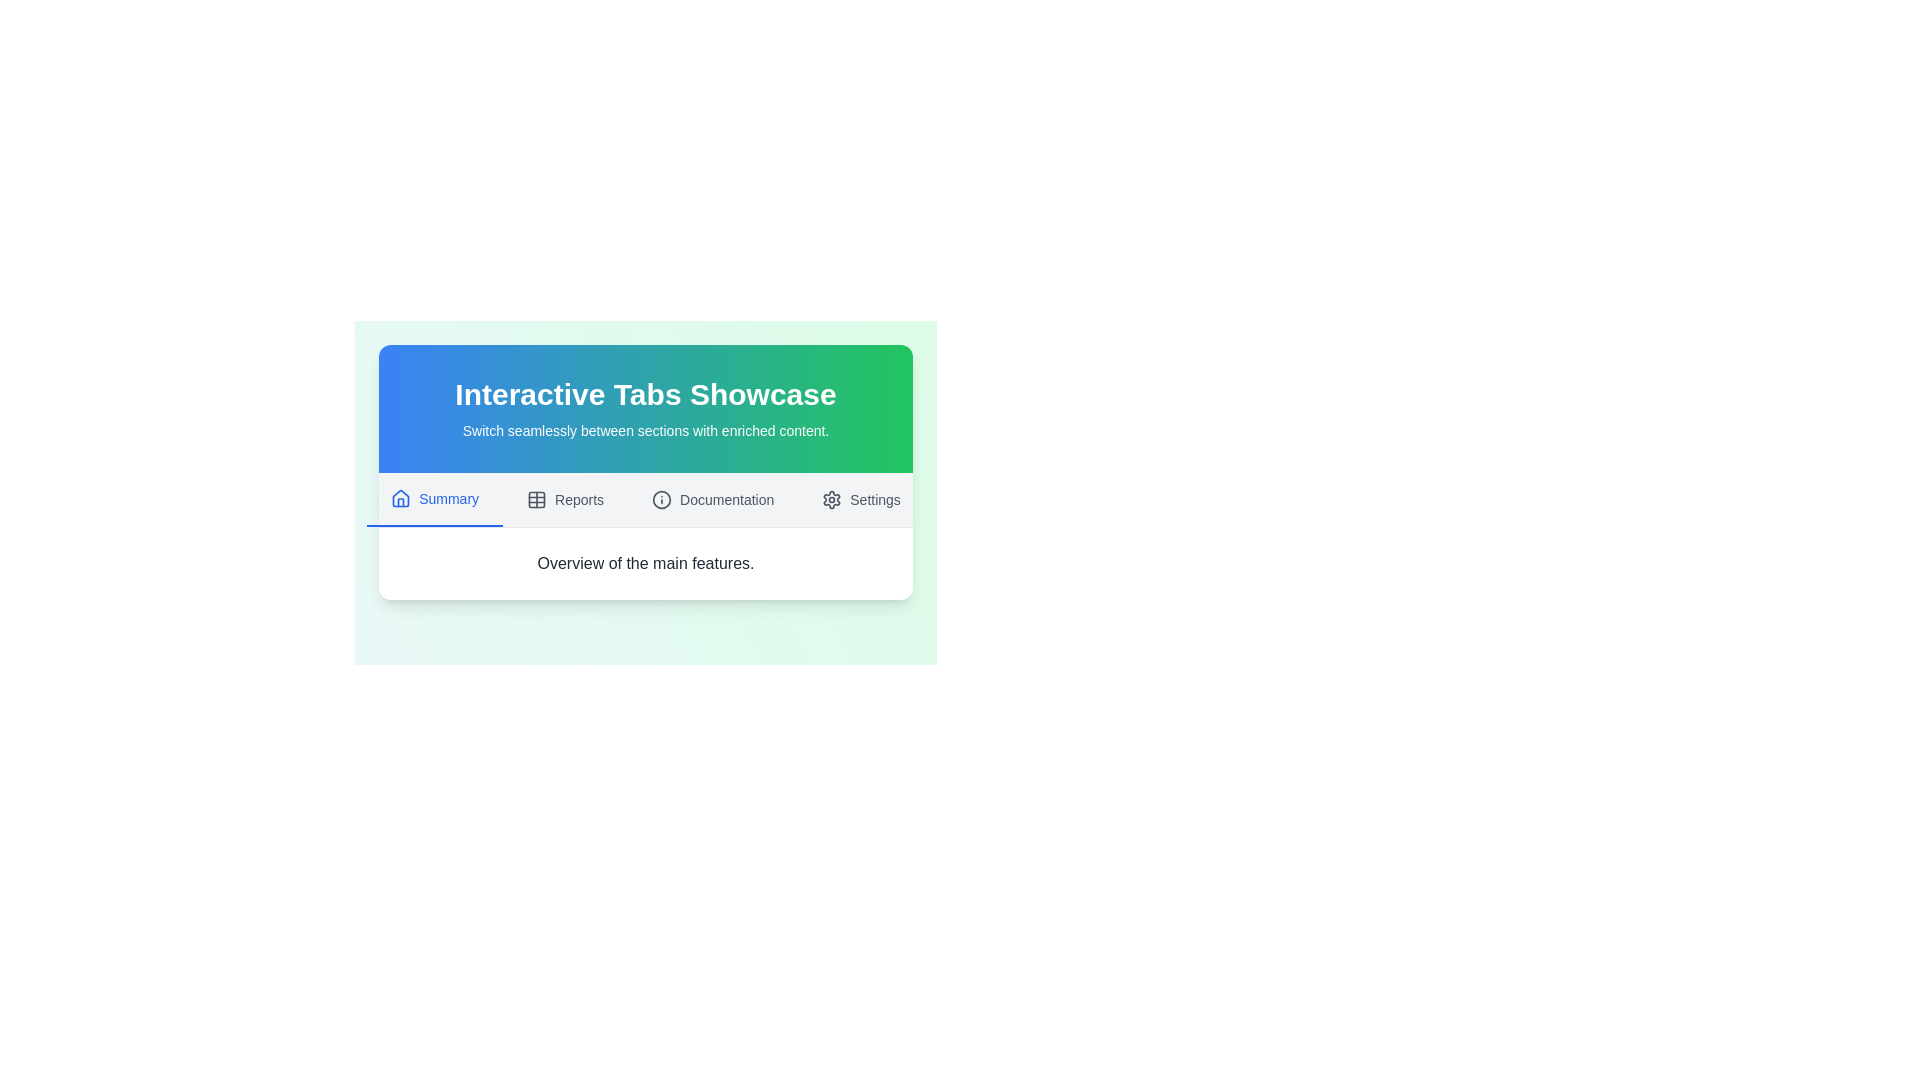 The image size is (1920, 1080). What do you see at coordinates (646, 563) in the screenshot?
I see `the text label displaying 'Overview of the main features.' which is located below the tab navigation bar and is horizontally centered on the page` at bounding box center [646, 563].